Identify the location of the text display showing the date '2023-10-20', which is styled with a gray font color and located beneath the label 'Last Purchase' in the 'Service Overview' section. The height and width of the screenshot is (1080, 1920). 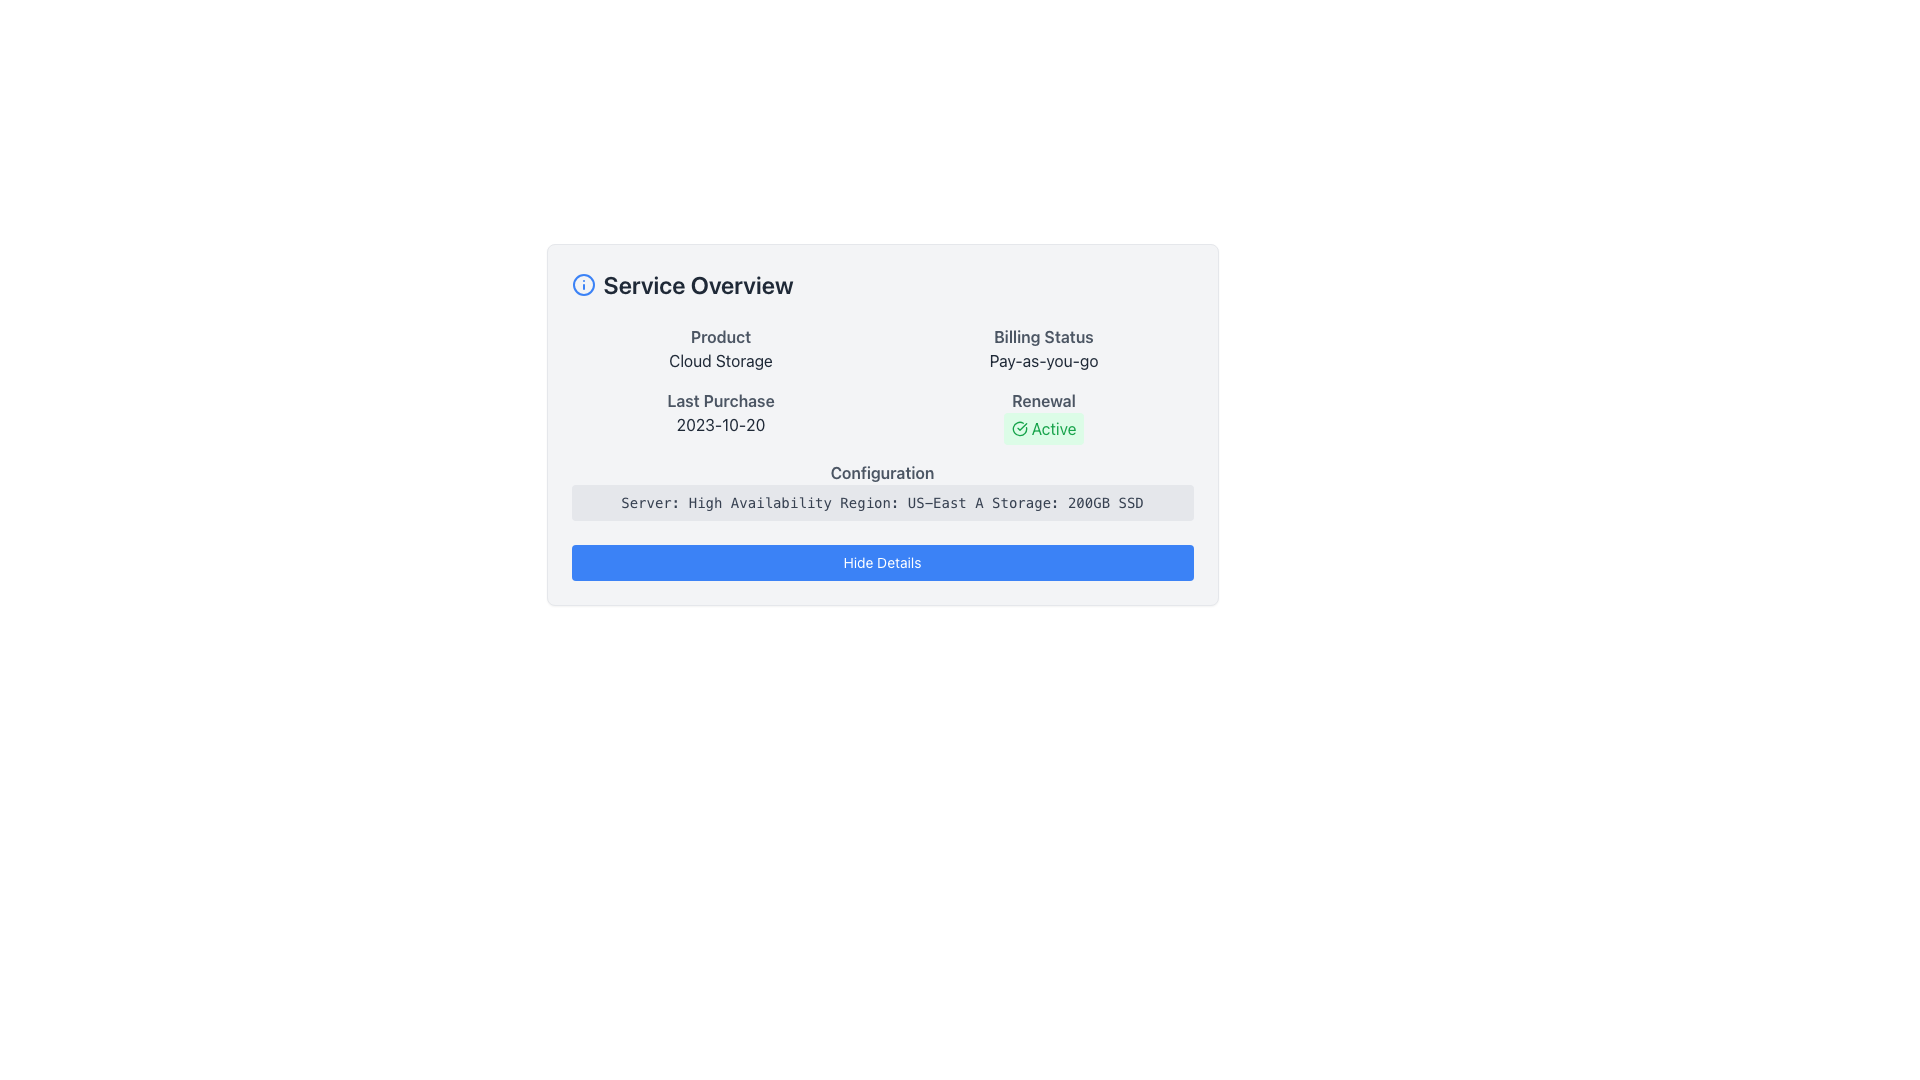
(720, 423).